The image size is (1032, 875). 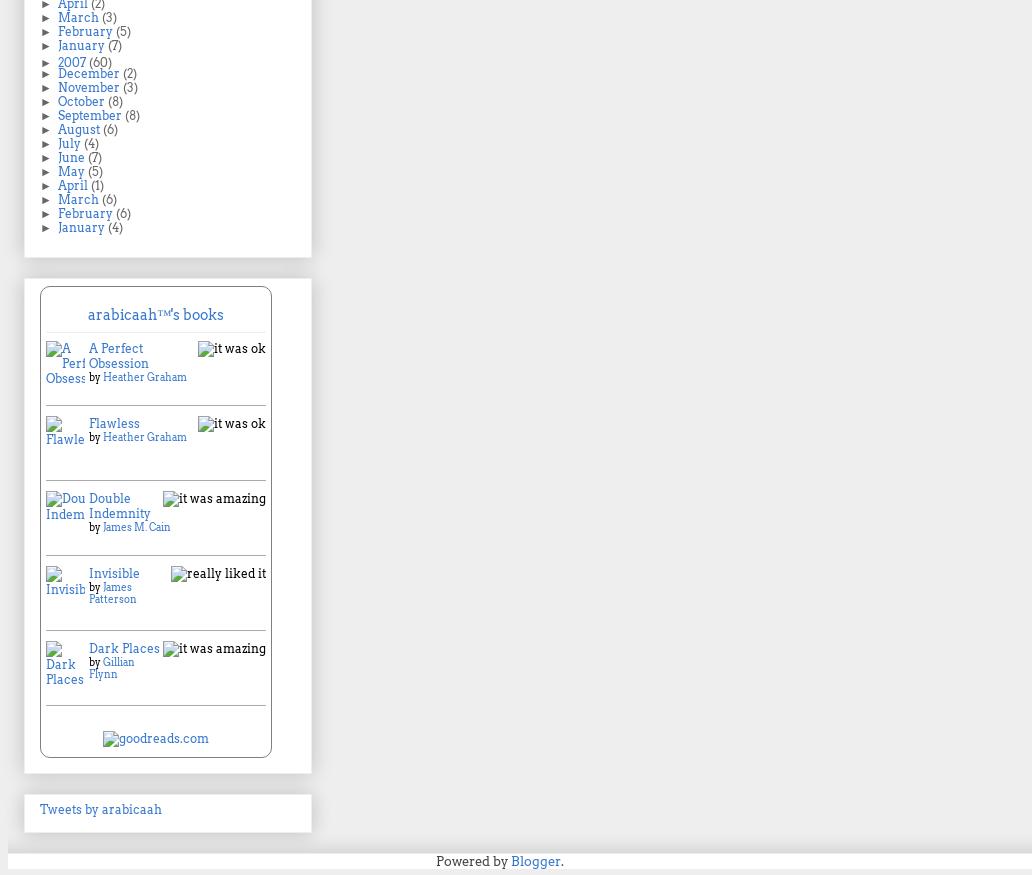 I want to click on 'October', so click(x=82, y=101).